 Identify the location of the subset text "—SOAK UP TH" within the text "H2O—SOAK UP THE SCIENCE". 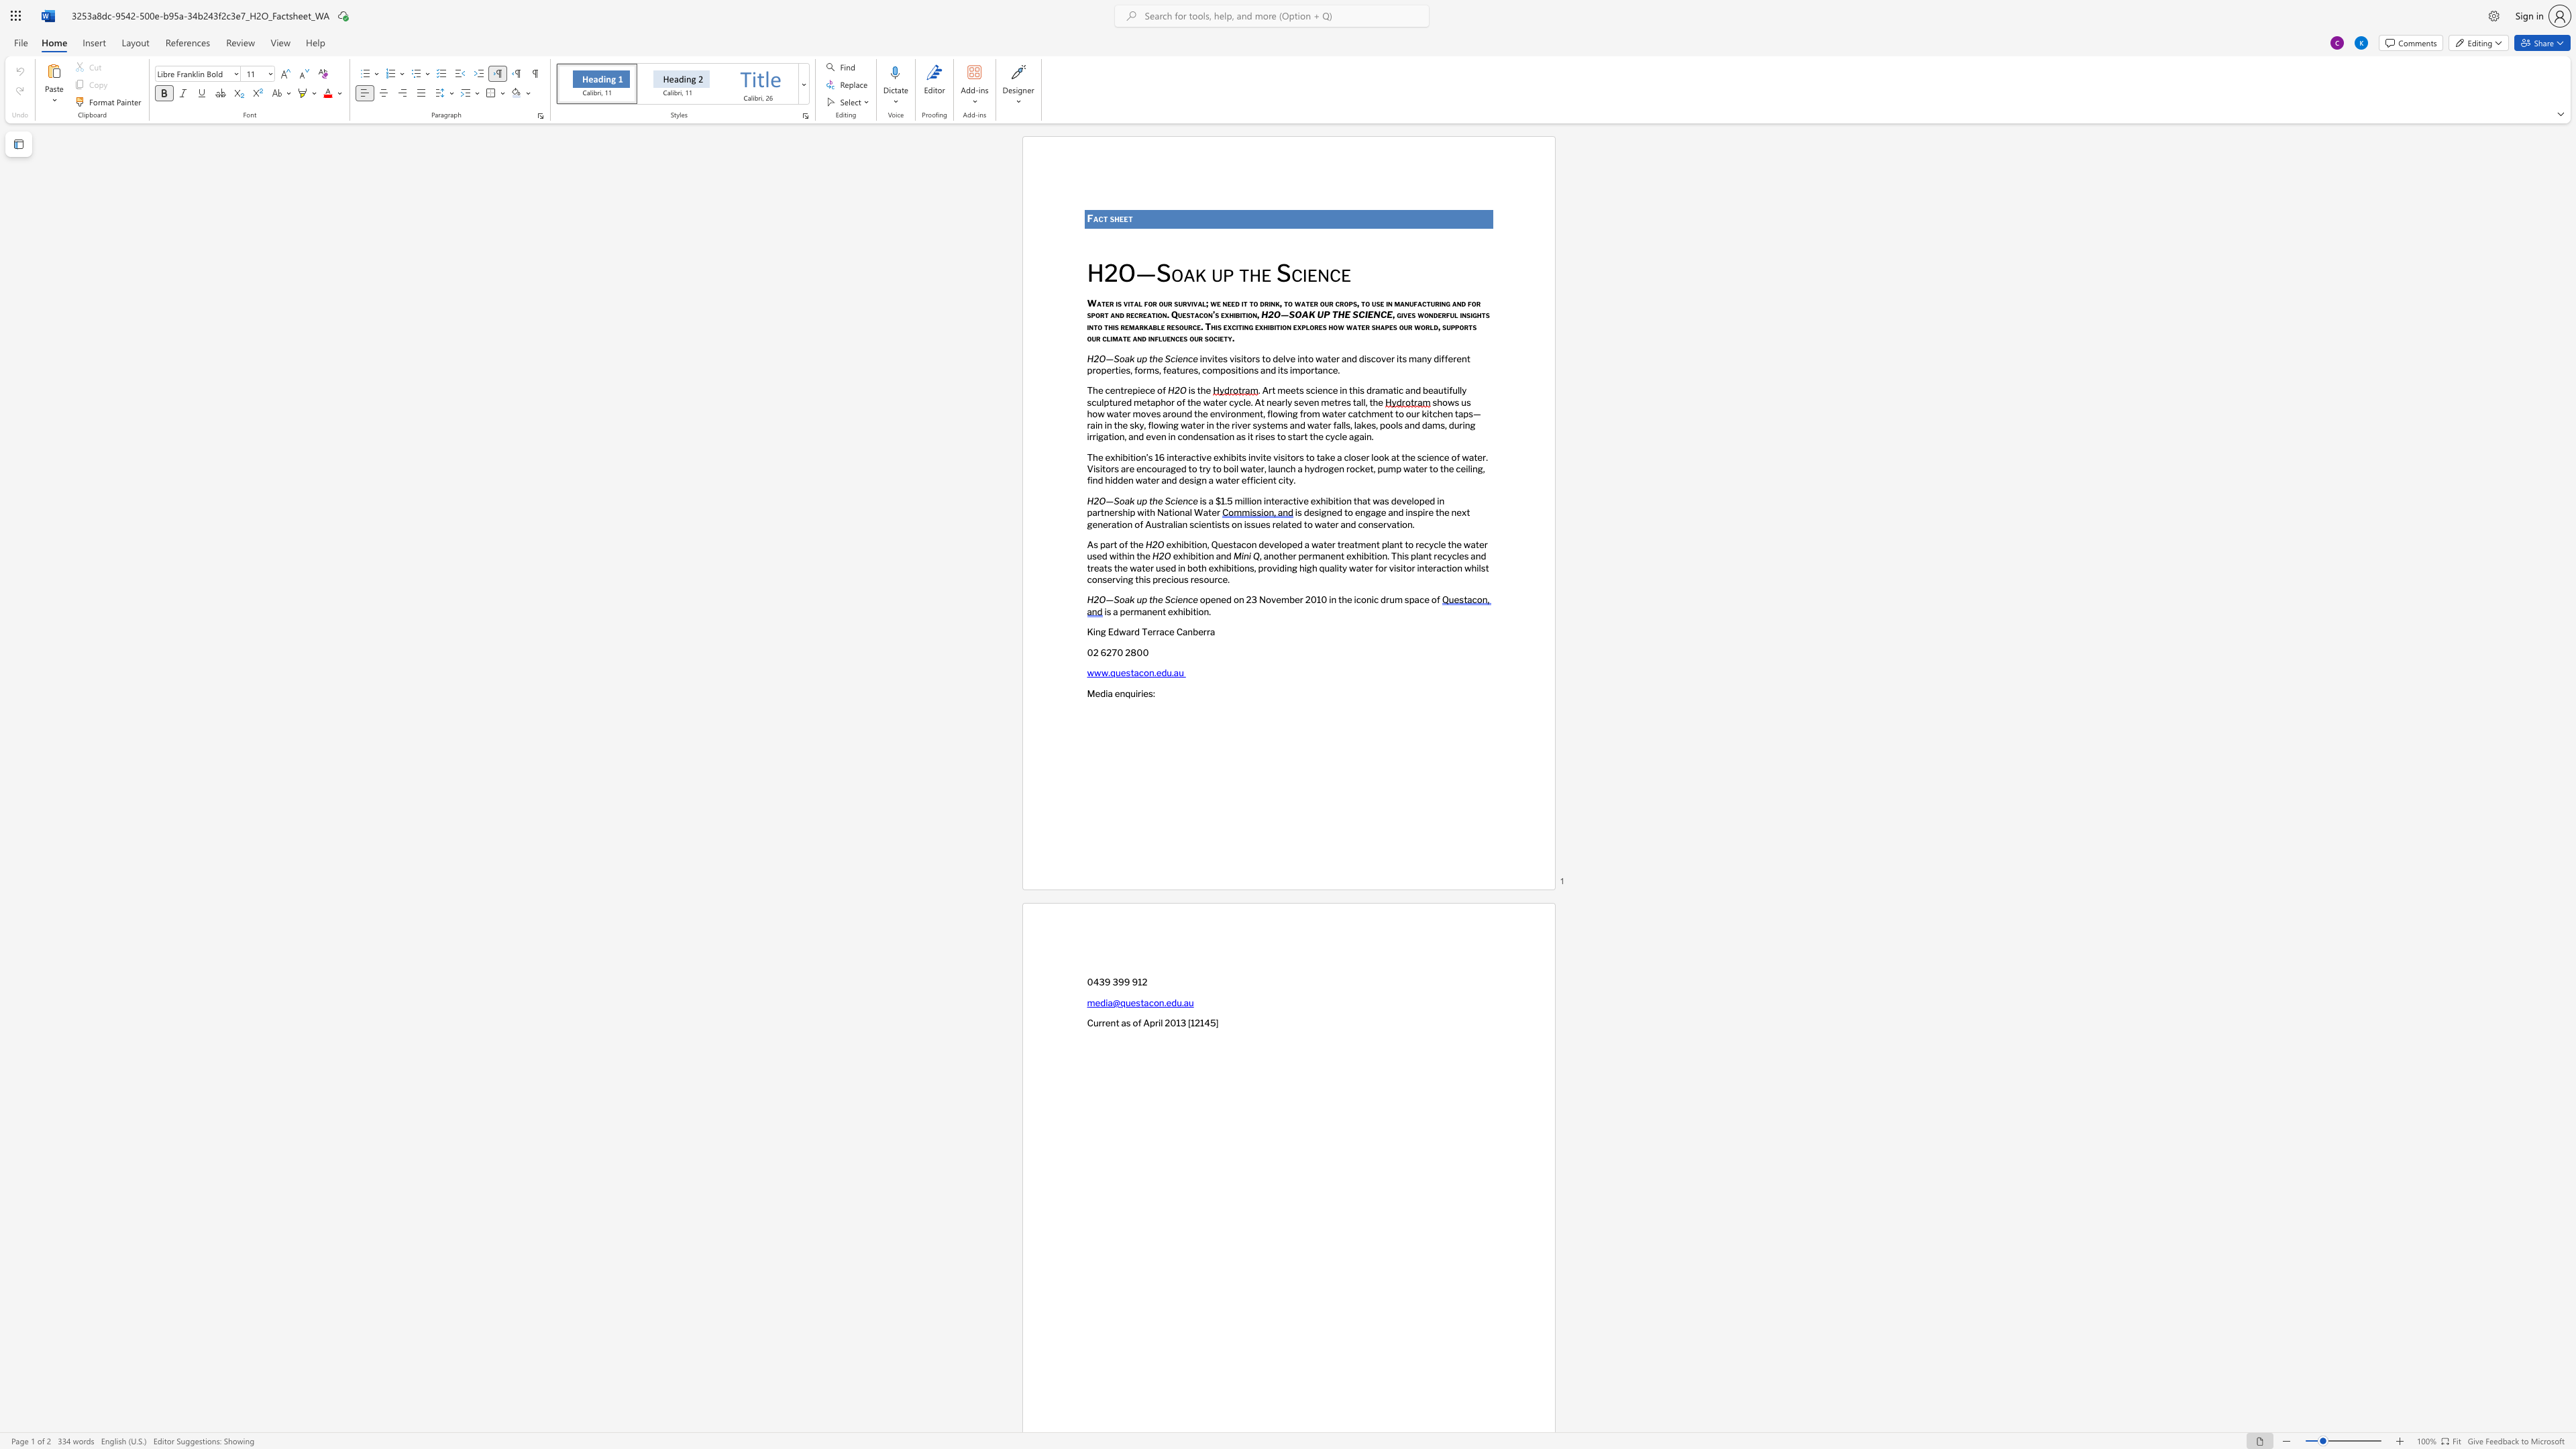
(1280, 315).